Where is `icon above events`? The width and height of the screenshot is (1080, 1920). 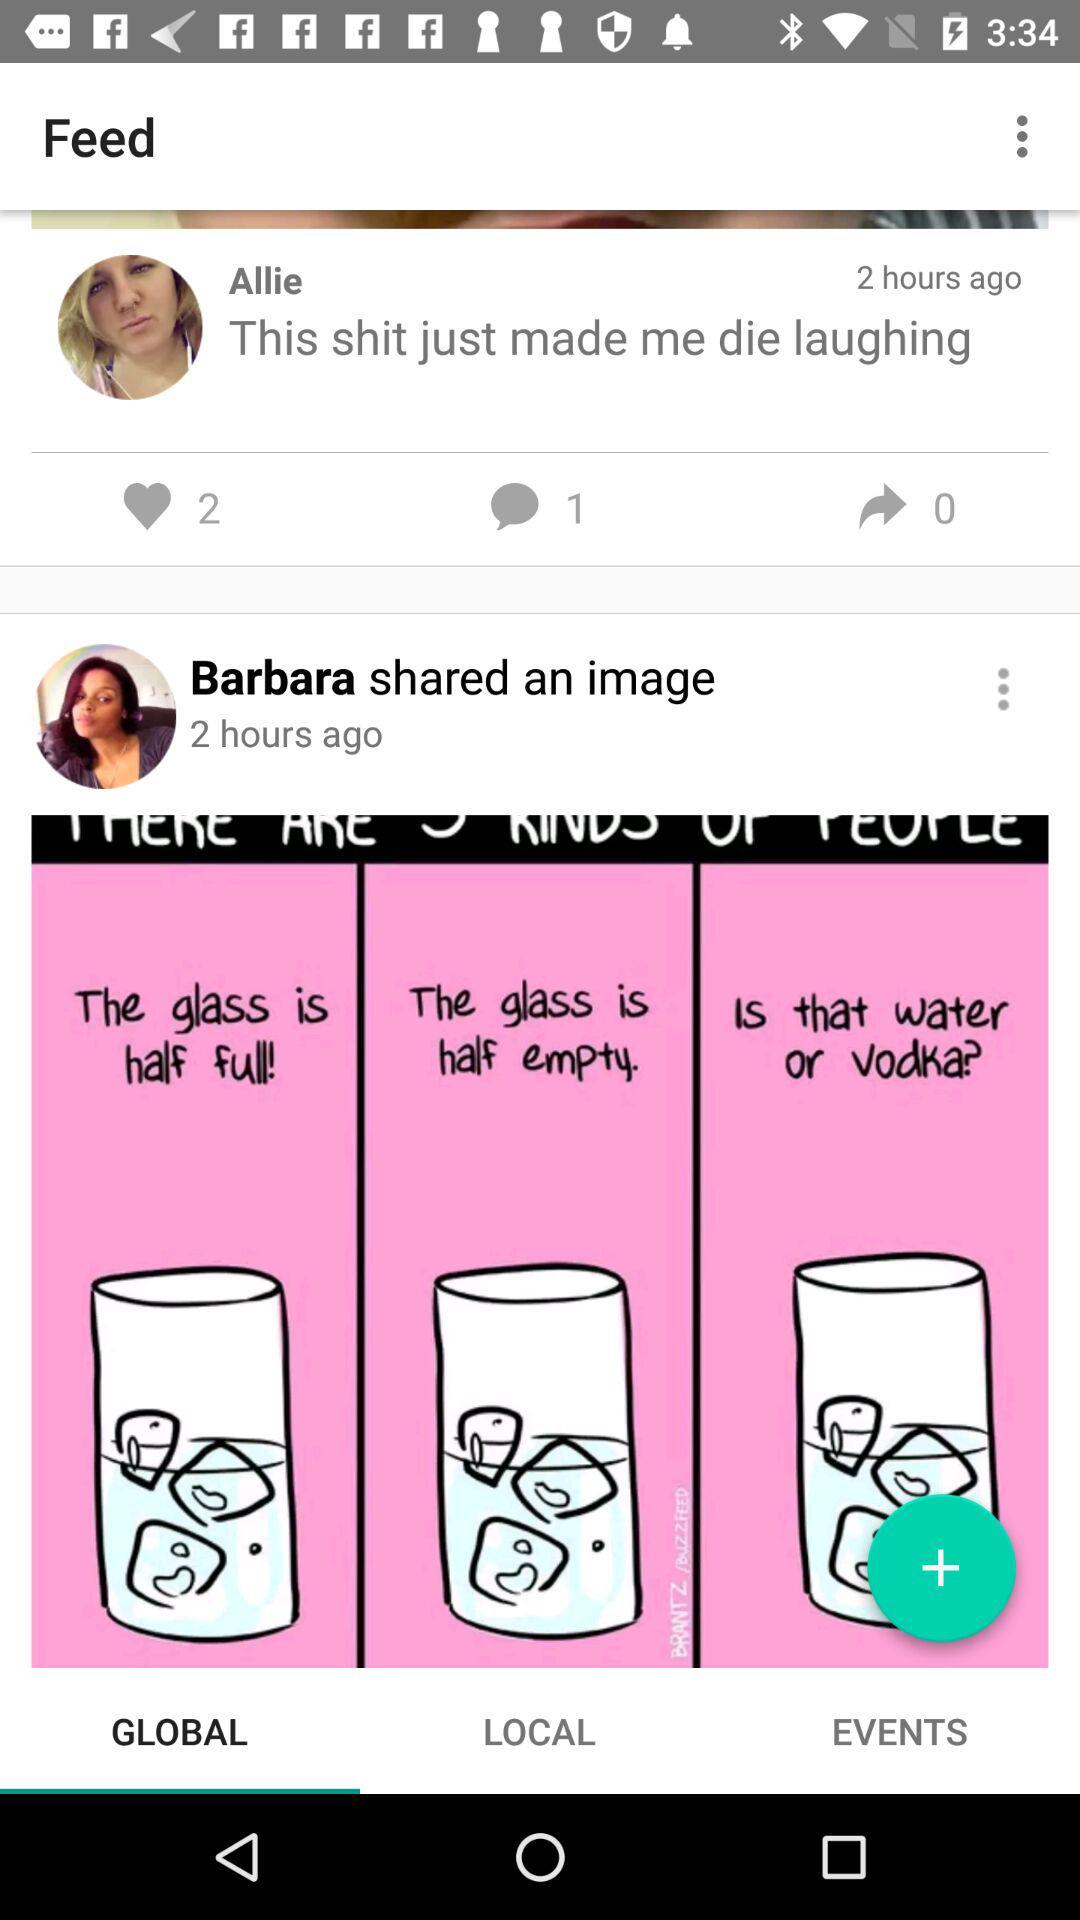 icon above events is located at coordinates (941, 1575).